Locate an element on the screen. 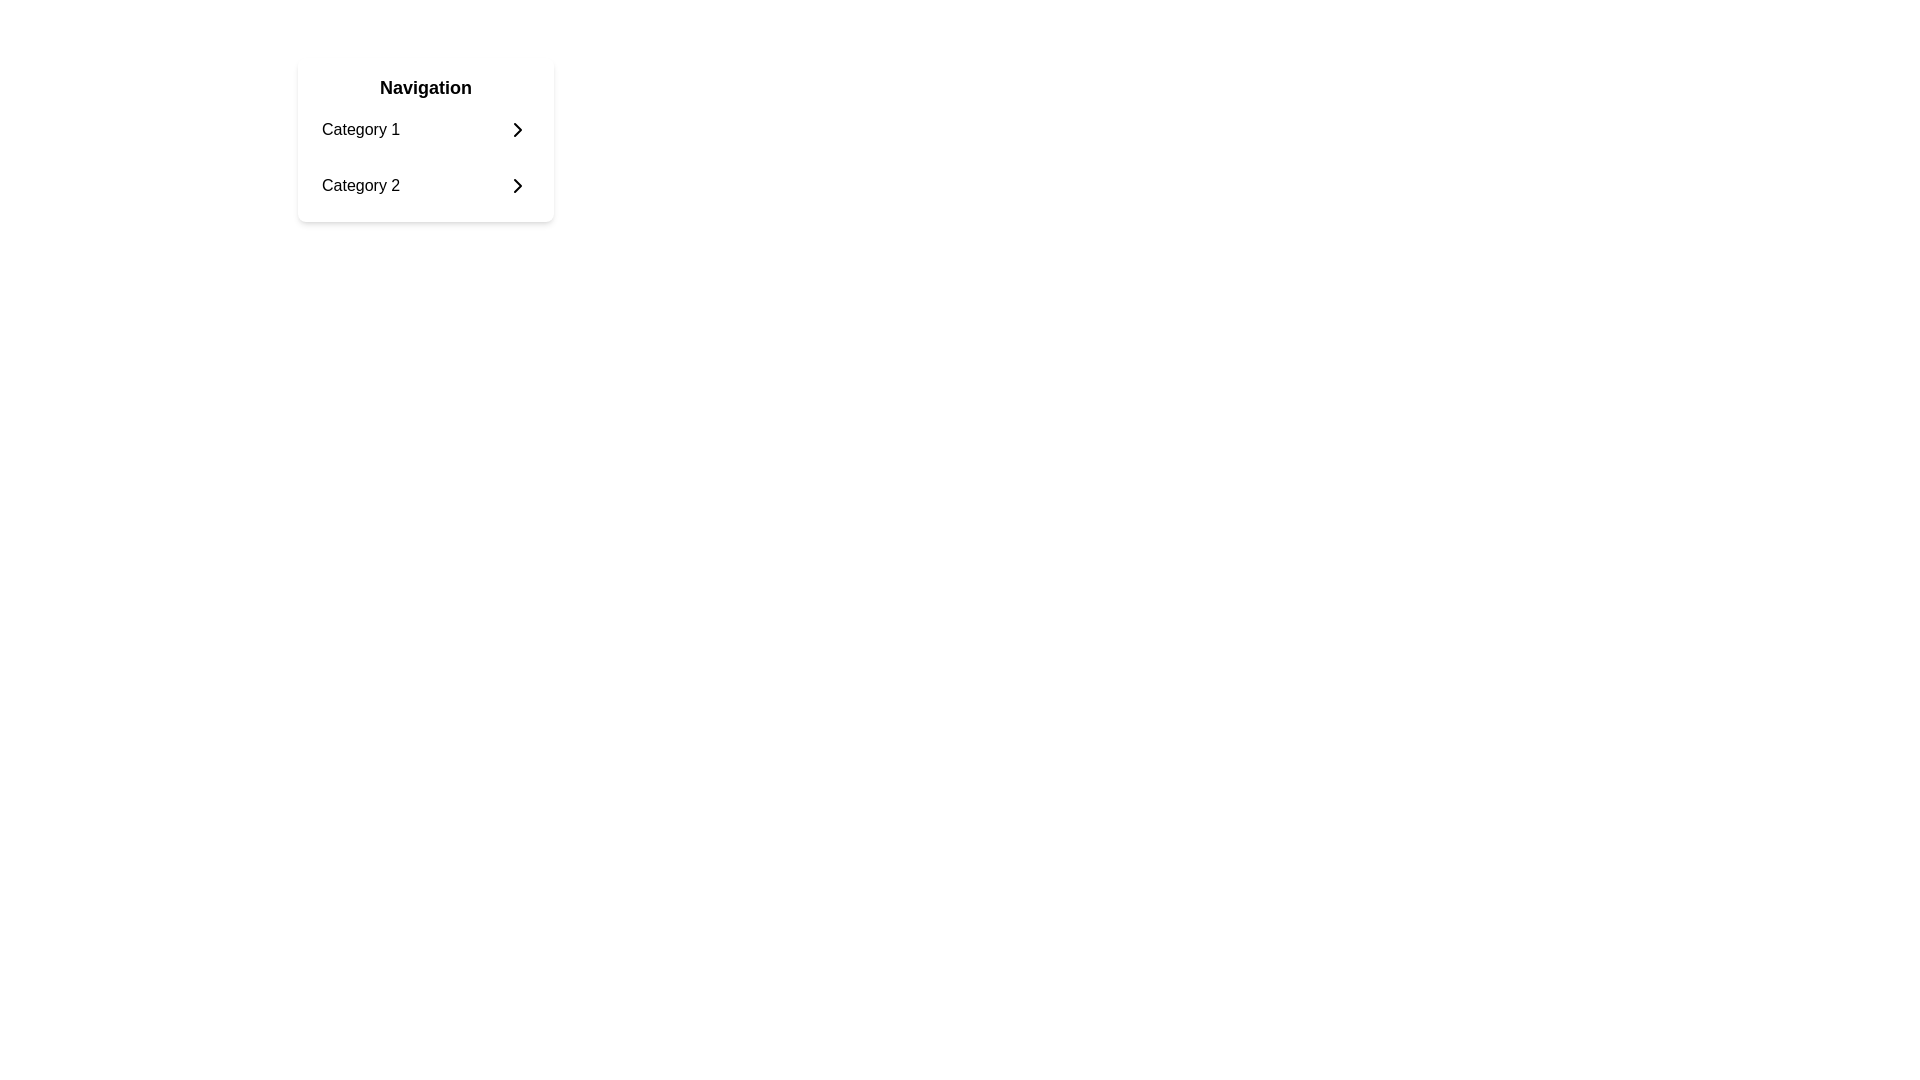 The height and width of the screenshot is (1080, 1920). the right-facing chevron icon positioned to the right of the text 'Category 1' in the vertical menu to receive visual feedback is located at coordinates (518, 130).